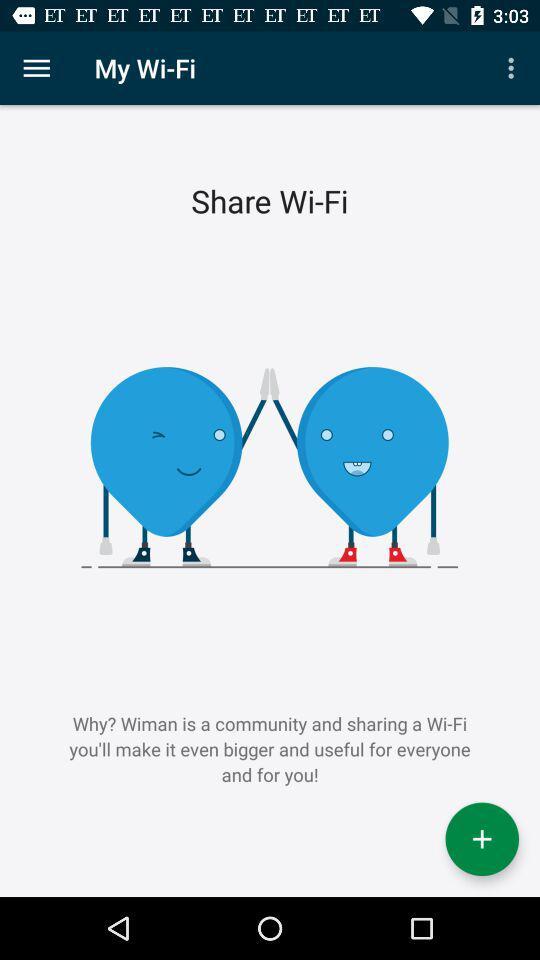 The width and height of the screenshot is (540, 960). I want to click on see the menu bar, so click(36, 68).